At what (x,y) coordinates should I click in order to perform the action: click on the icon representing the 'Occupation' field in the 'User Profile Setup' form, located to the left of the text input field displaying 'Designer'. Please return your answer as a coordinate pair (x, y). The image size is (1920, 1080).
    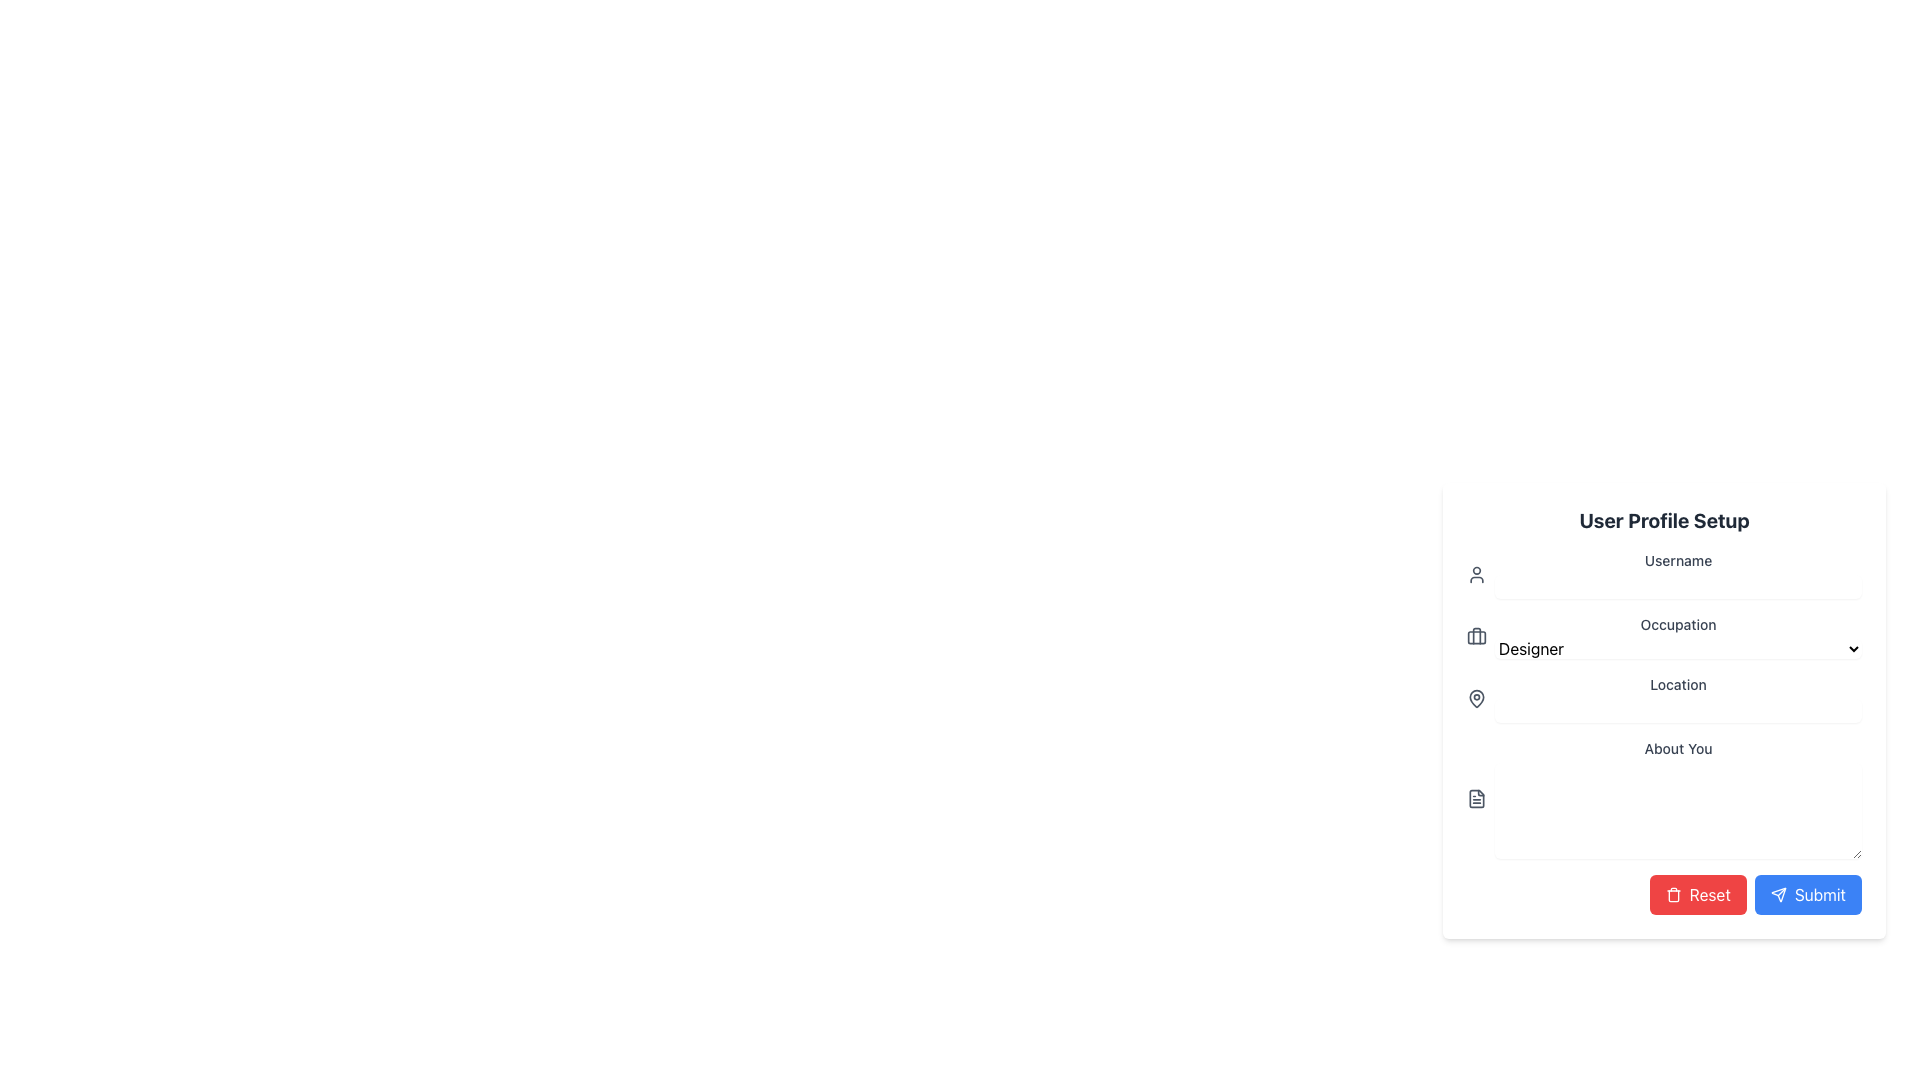
    Looking at the image, I should click on (1477, 636).